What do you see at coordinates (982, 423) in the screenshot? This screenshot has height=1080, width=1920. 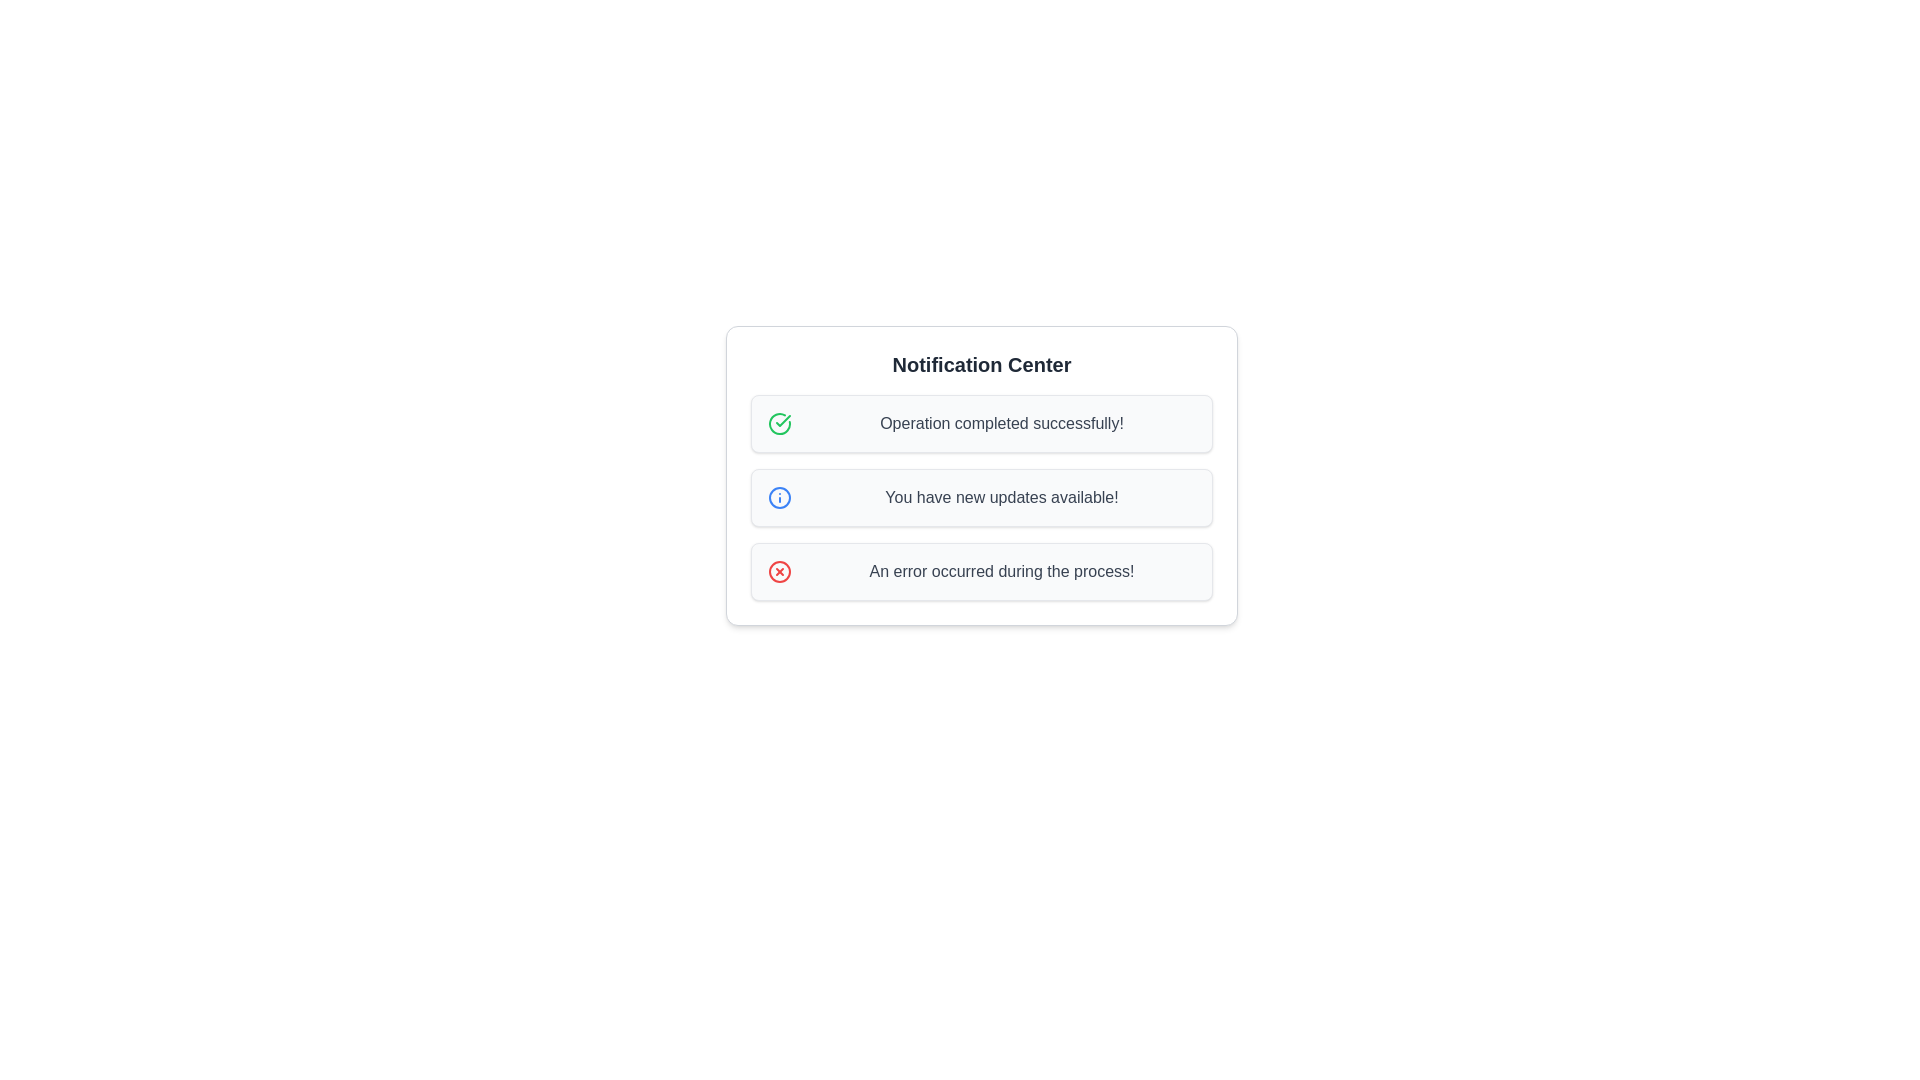 I see `the Notification box that informs the user about the successful completion of an operation` at bounding box center [982, 423].